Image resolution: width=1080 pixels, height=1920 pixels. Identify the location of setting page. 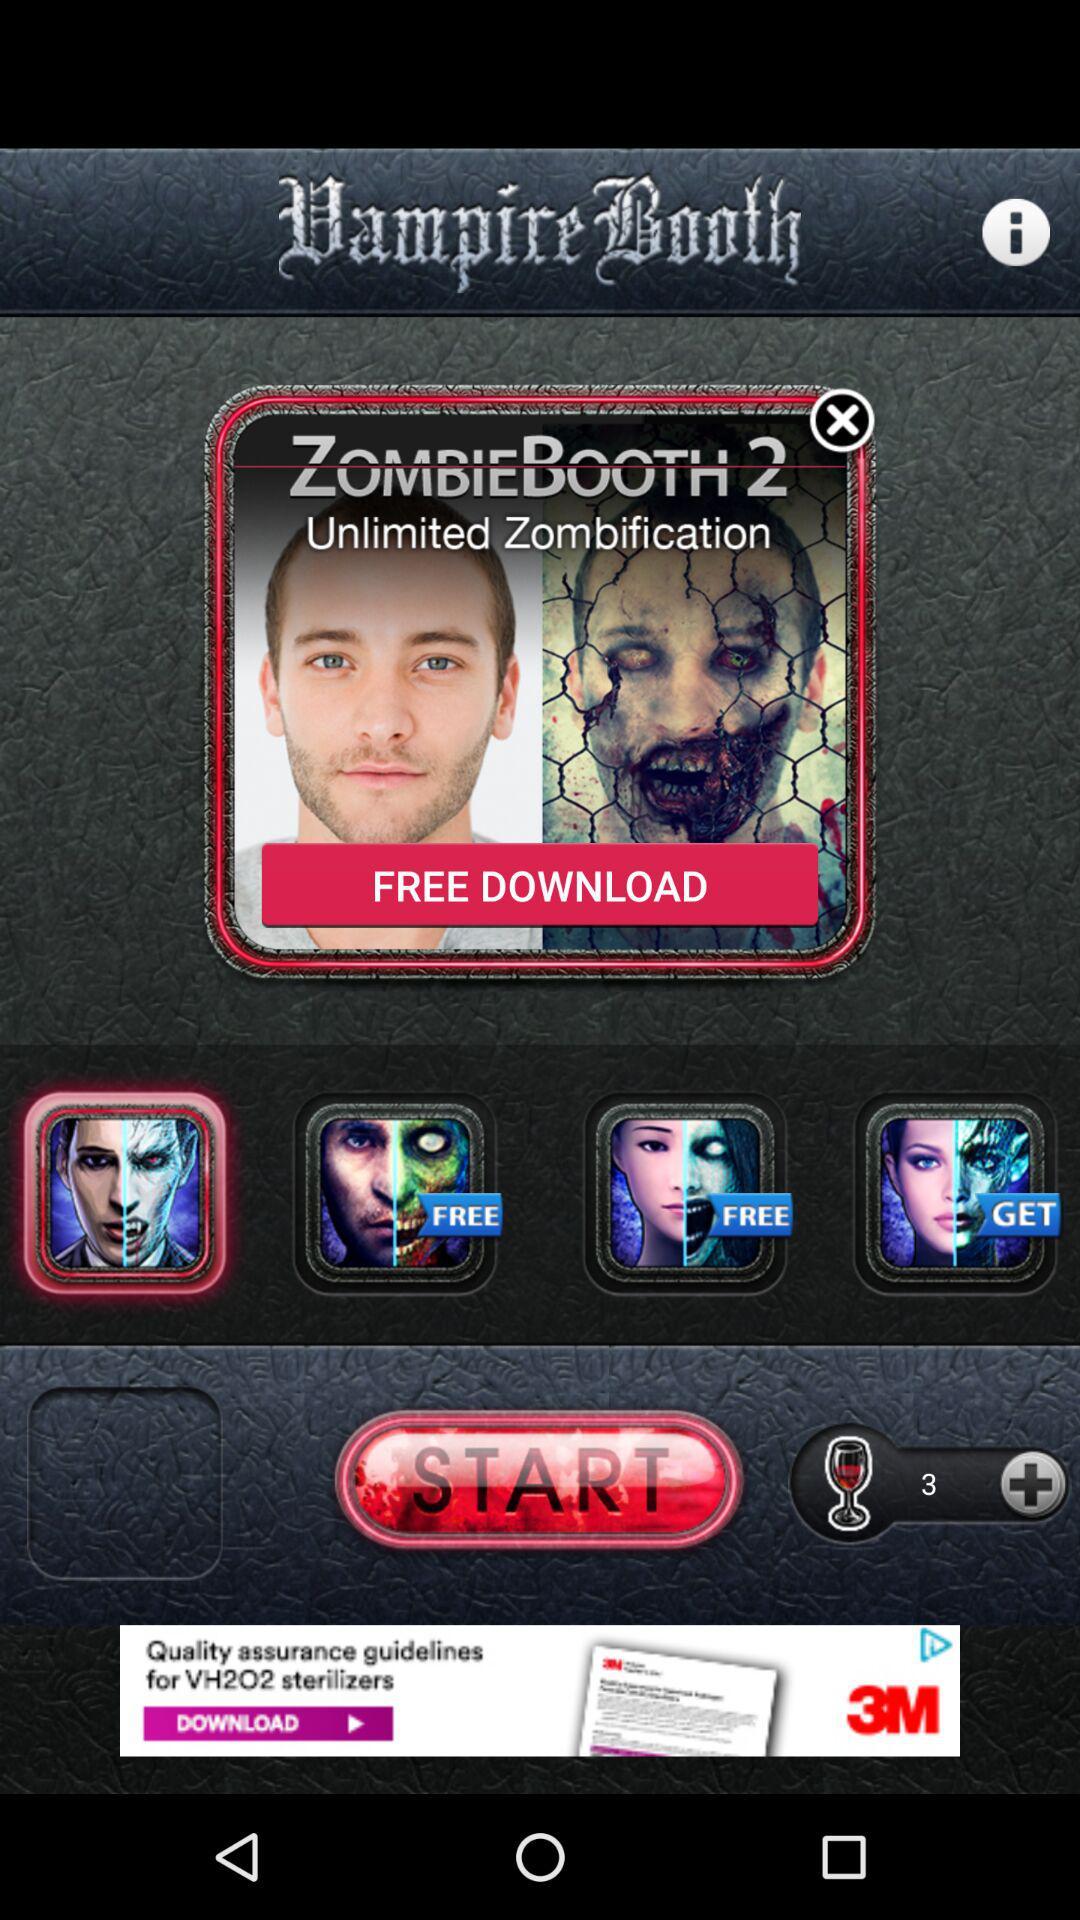
(1016, 232).